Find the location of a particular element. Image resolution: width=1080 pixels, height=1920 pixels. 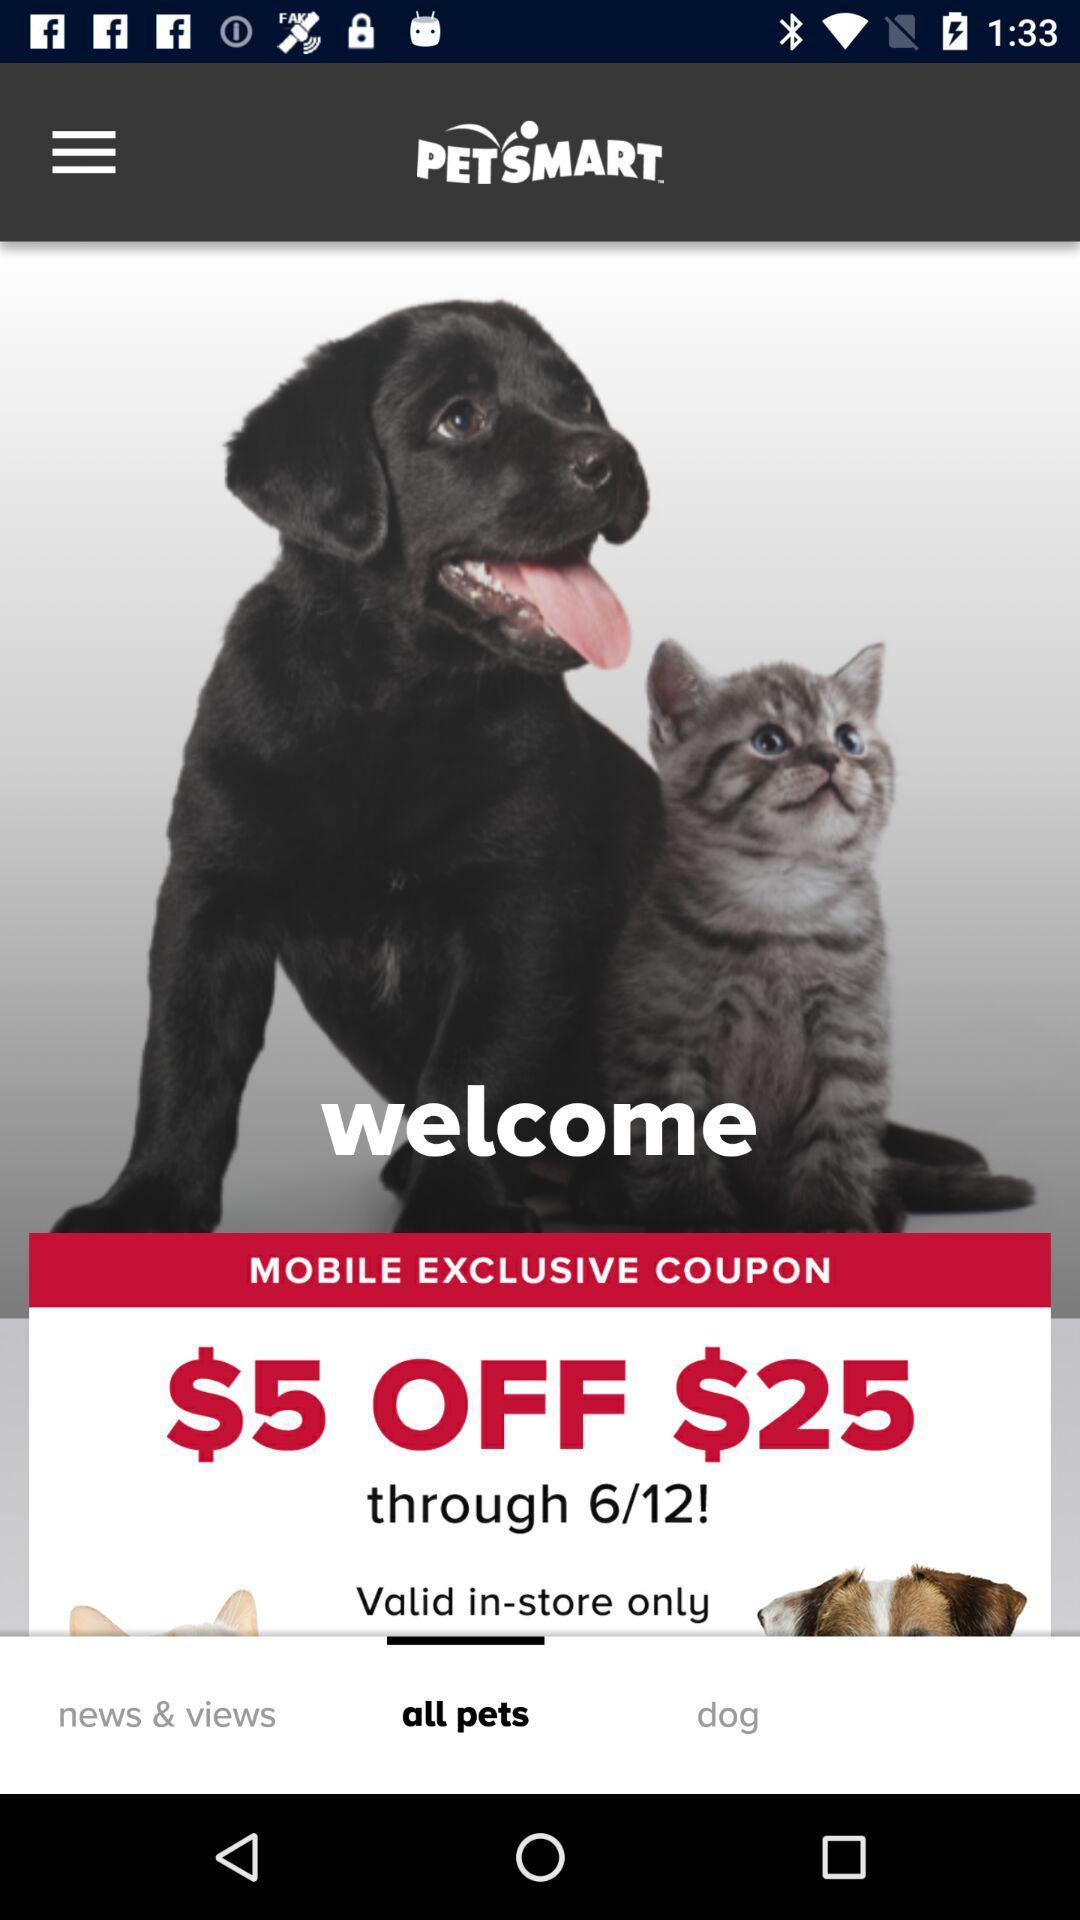

the all pets item is located at coordinates (465, 1714).